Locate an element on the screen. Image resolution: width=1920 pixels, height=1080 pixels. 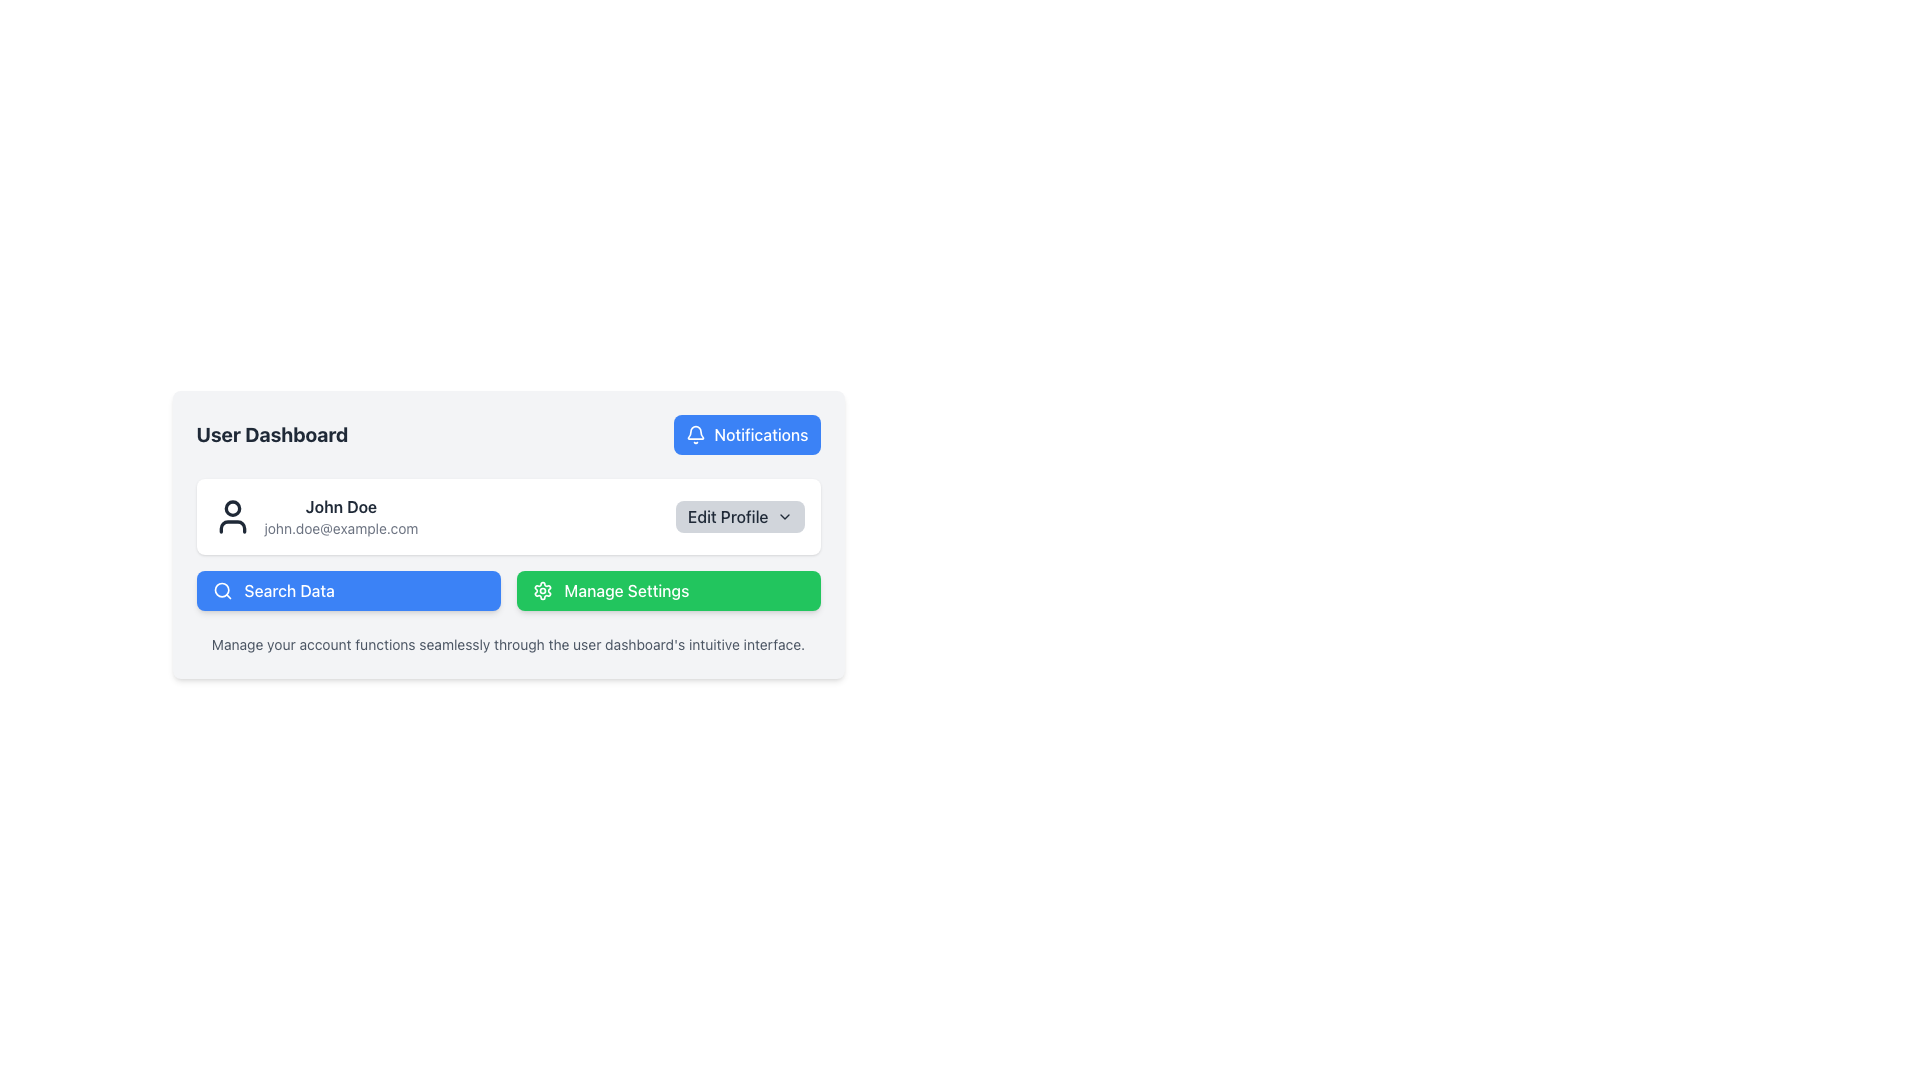
the blue 'Notifications' button with a white bell icon is located at coordinates (746, 434).